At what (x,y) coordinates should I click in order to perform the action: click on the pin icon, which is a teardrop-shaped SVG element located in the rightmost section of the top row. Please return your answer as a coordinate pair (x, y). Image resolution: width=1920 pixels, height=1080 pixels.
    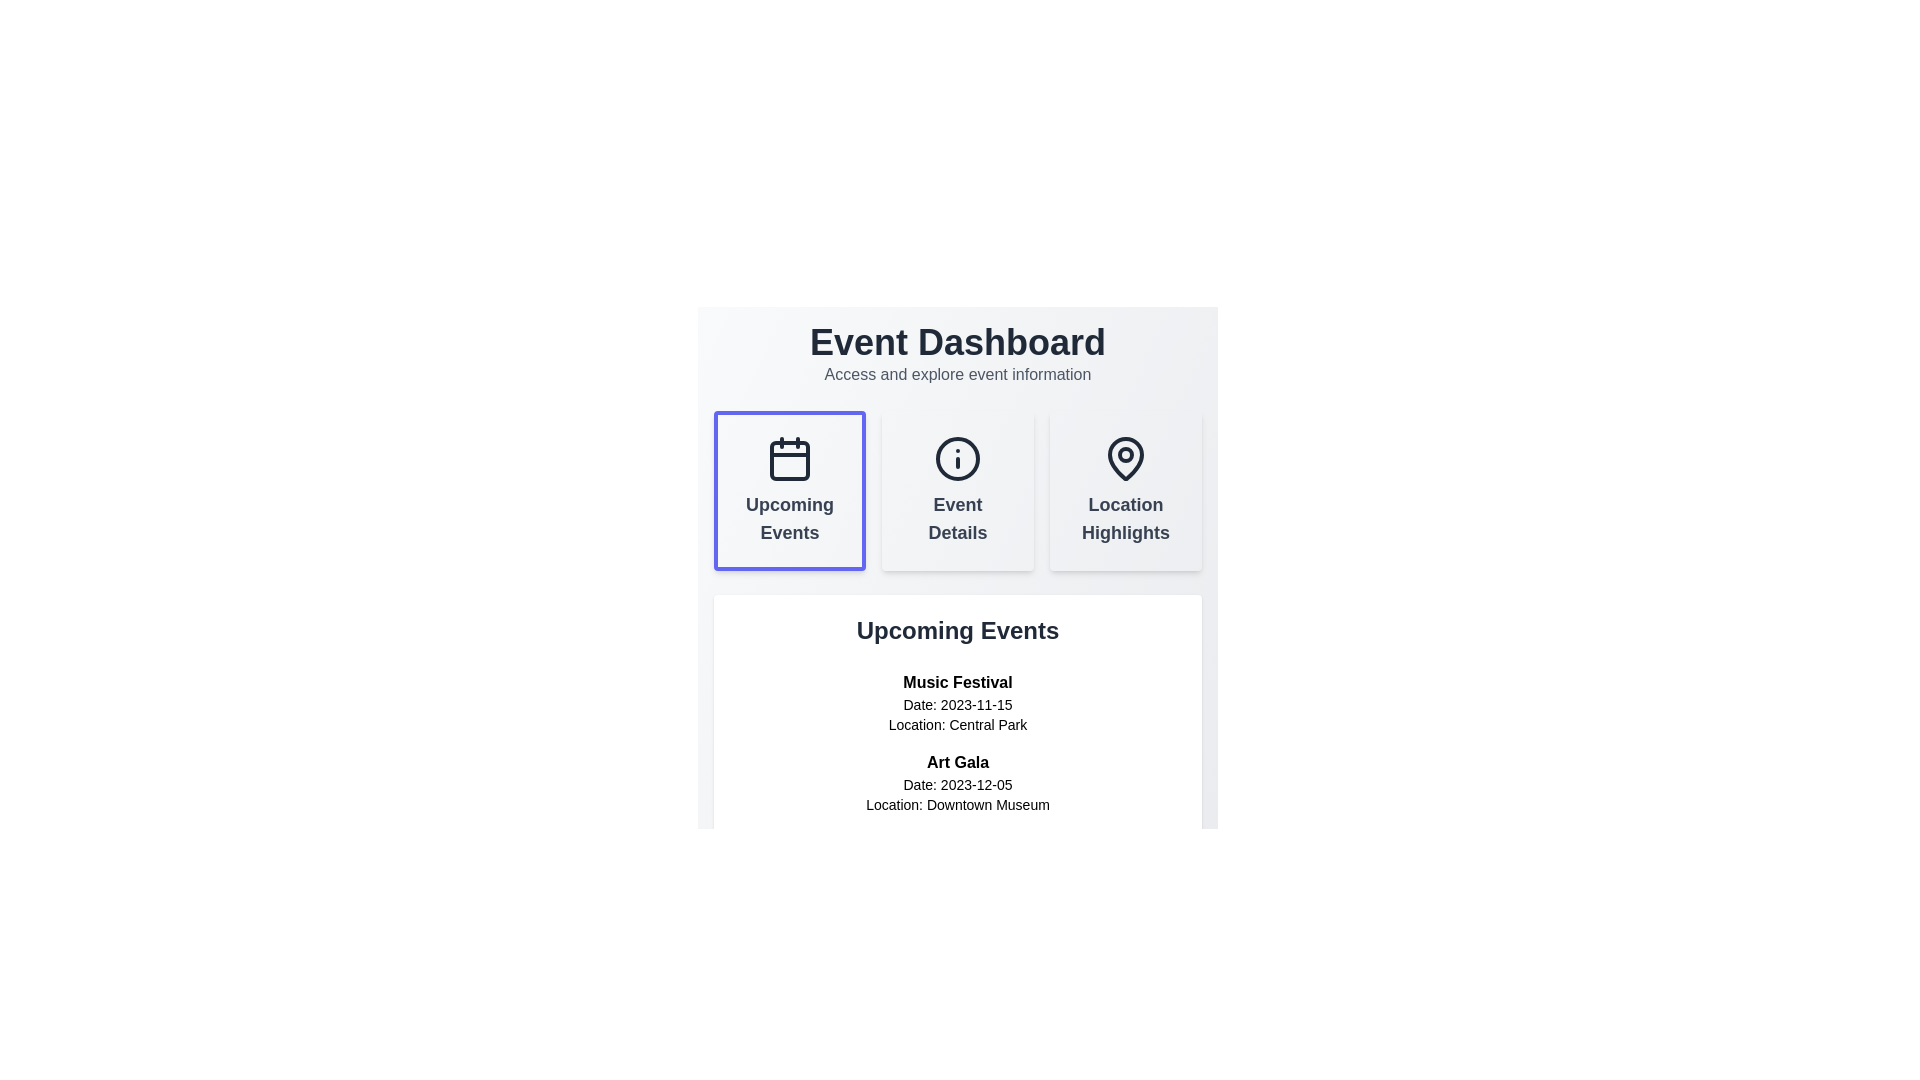
    Looking at the image, I should click on (1126, 458).